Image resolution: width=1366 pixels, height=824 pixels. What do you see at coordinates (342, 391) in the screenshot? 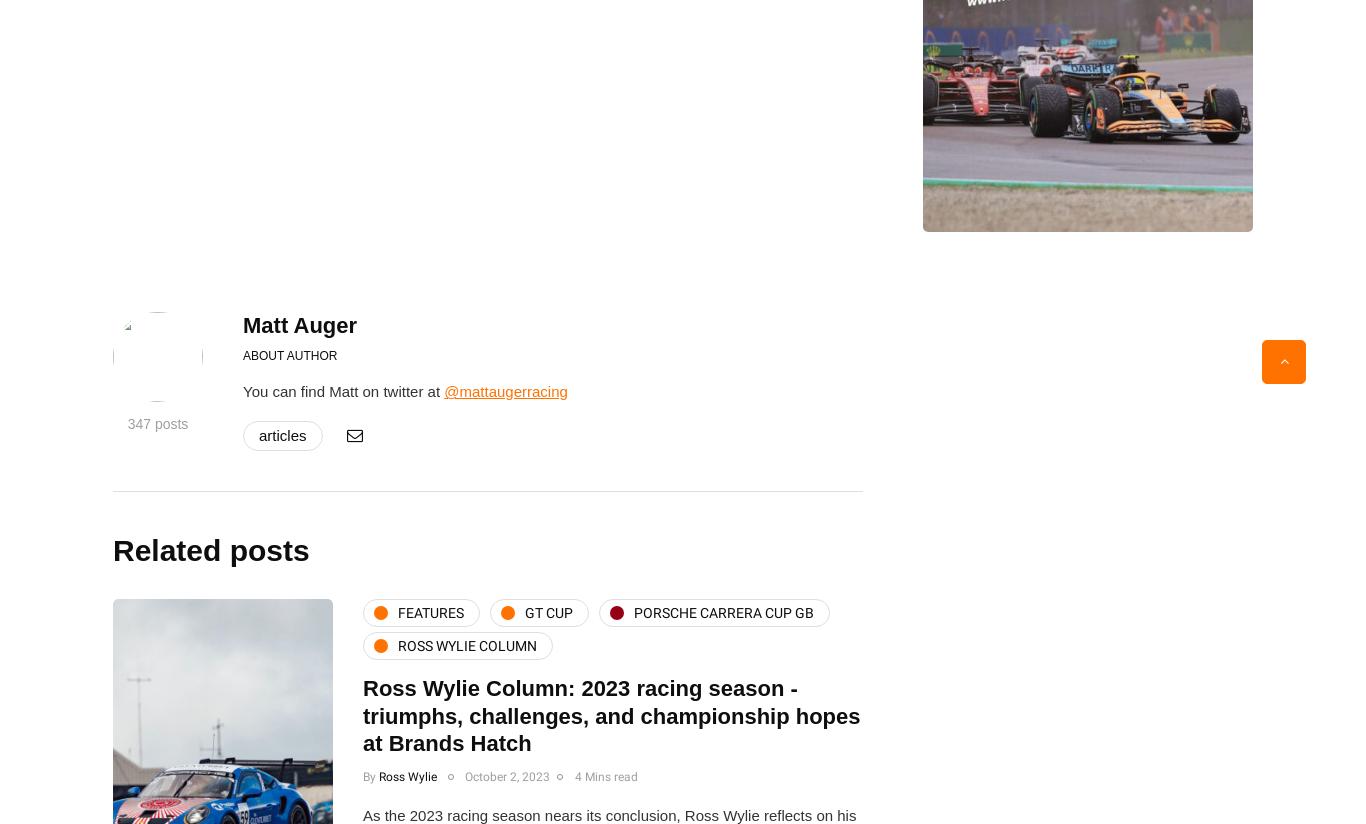
I see `'You can find Matt on twitter at'` at bounding box center [342, 391].